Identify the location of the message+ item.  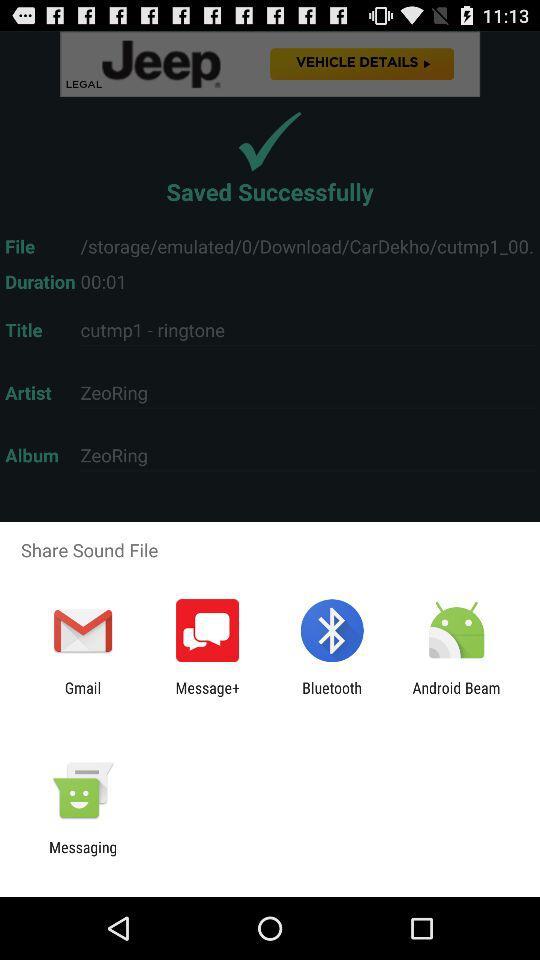
(206, 696).